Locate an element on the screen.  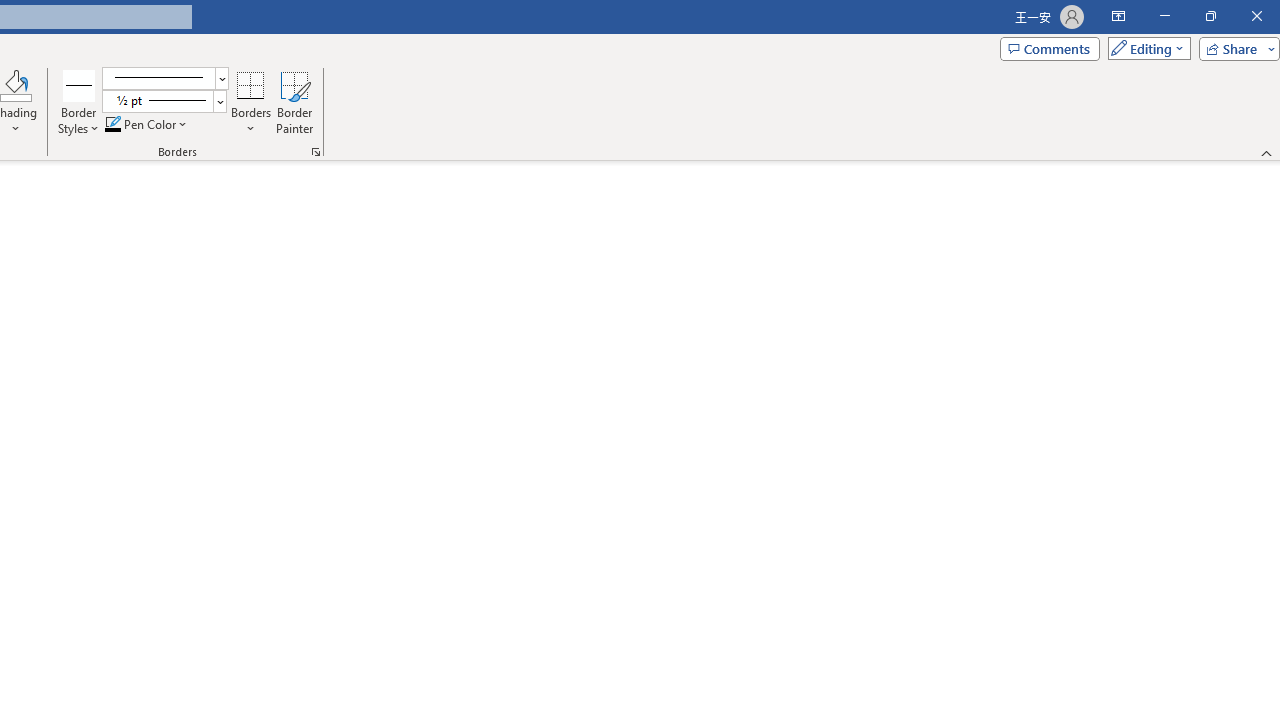
'Pen Color RGB(0, 0, 0)' is located at coordinates (112, 124).